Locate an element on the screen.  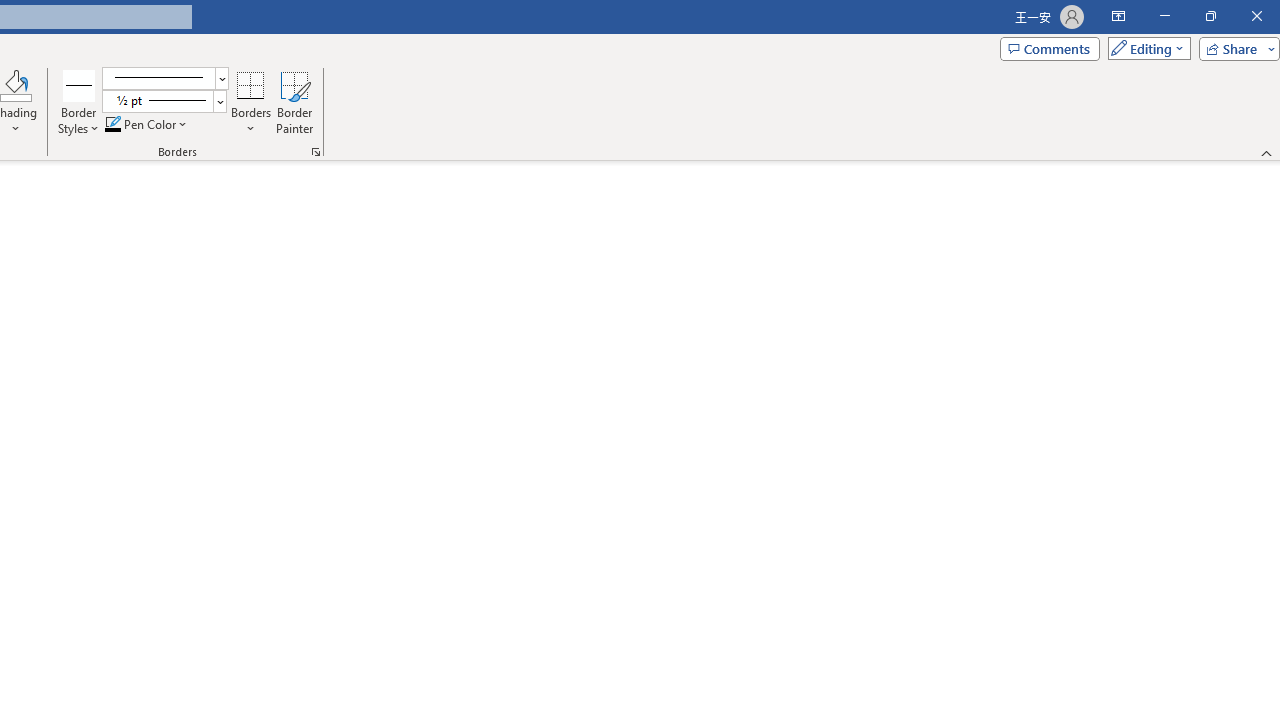
'Pen Color RGB(0, 0, 0)' is located at coordinates (112, 124).